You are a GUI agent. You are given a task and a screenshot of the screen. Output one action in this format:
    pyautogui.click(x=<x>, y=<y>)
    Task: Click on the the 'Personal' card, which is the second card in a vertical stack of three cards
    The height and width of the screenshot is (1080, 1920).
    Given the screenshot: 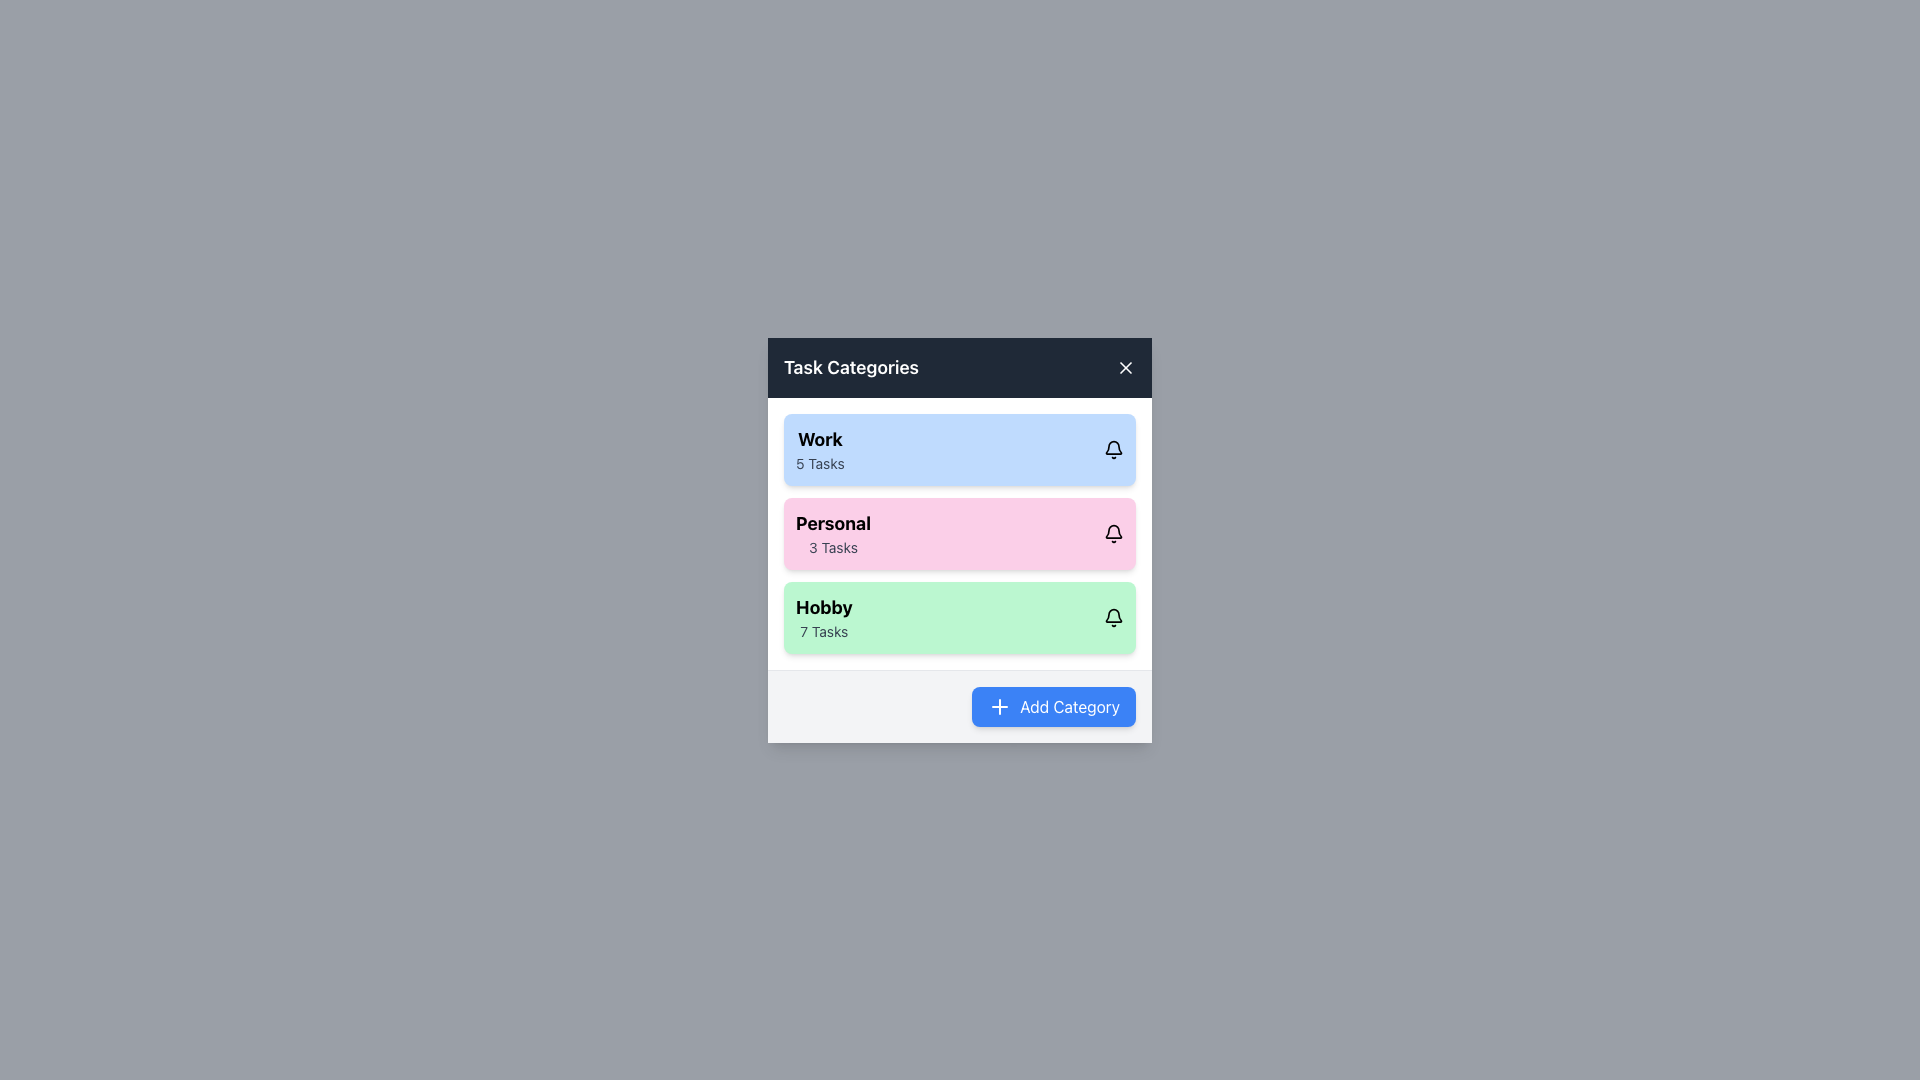 What is the action you would take?
    pyautogui.click(x=960, y=531)
    